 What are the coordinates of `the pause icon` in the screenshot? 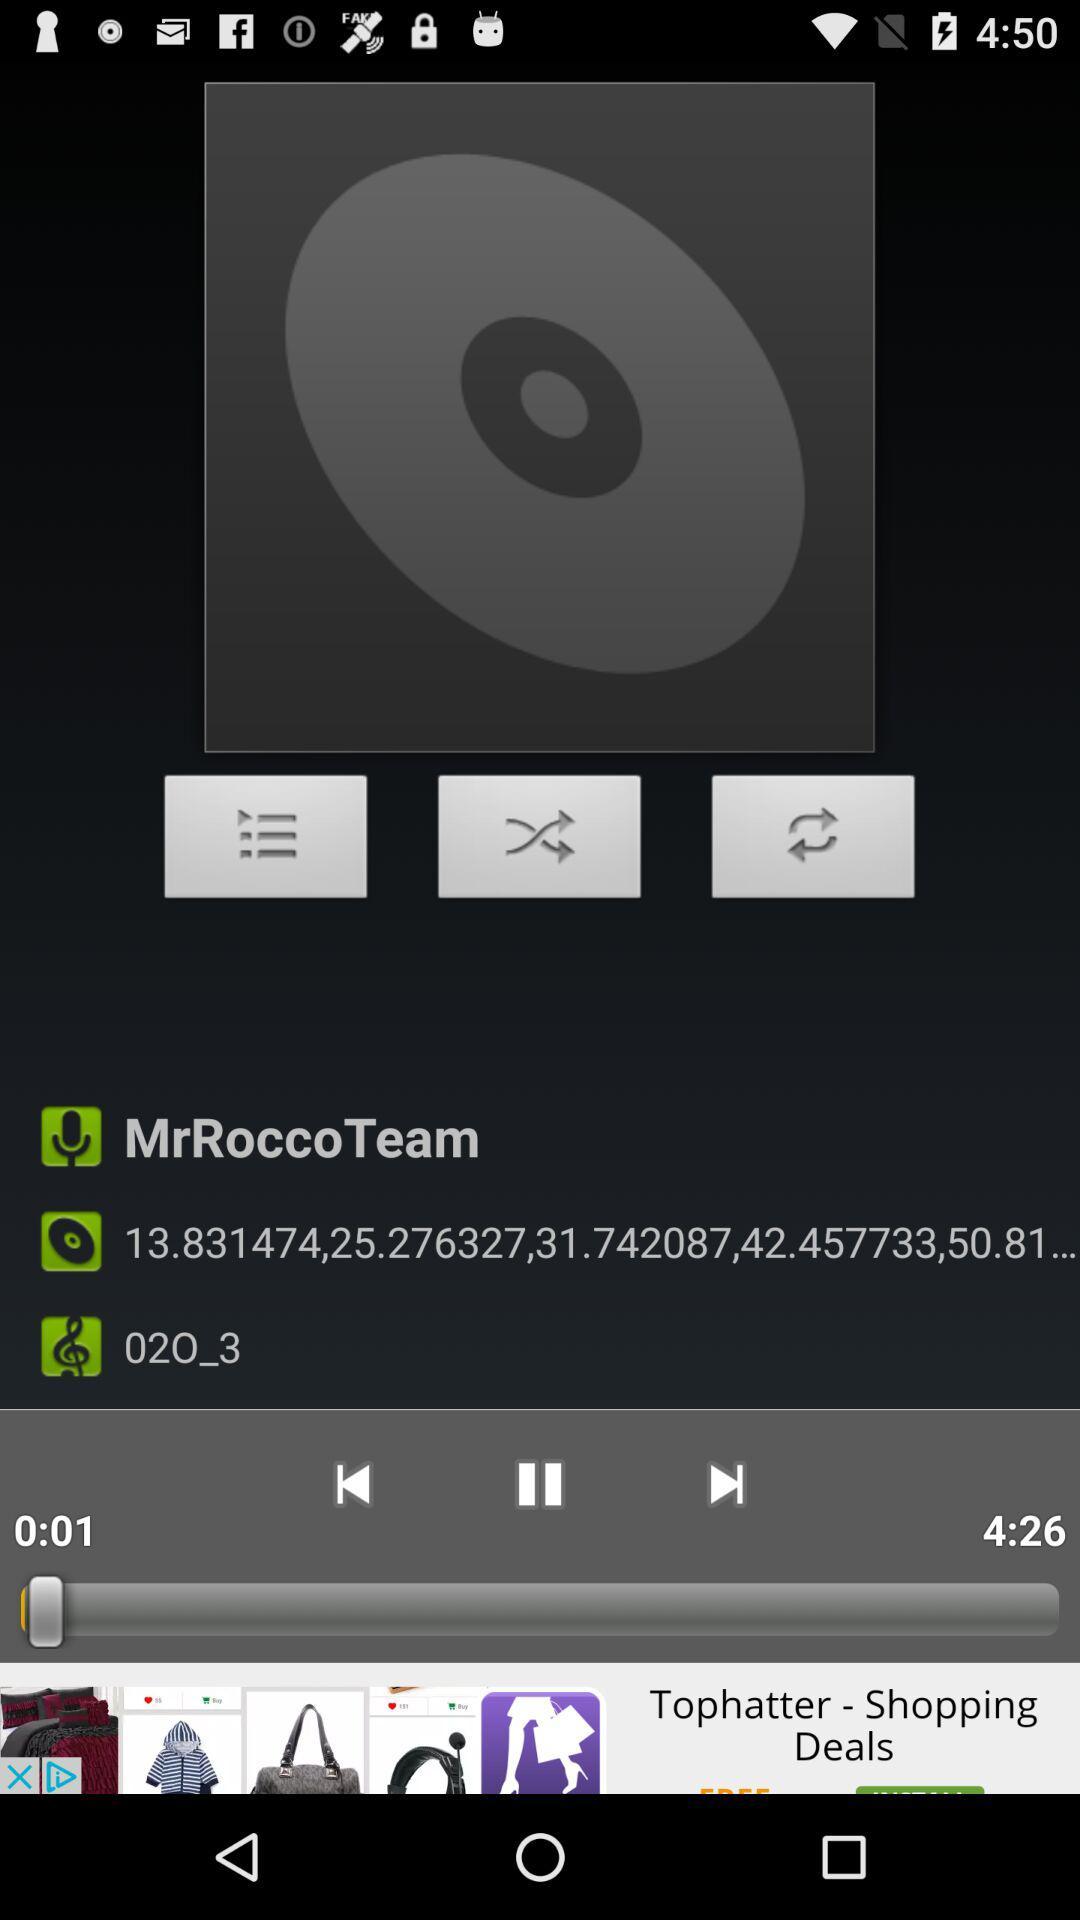 It's located at (538, 1587).